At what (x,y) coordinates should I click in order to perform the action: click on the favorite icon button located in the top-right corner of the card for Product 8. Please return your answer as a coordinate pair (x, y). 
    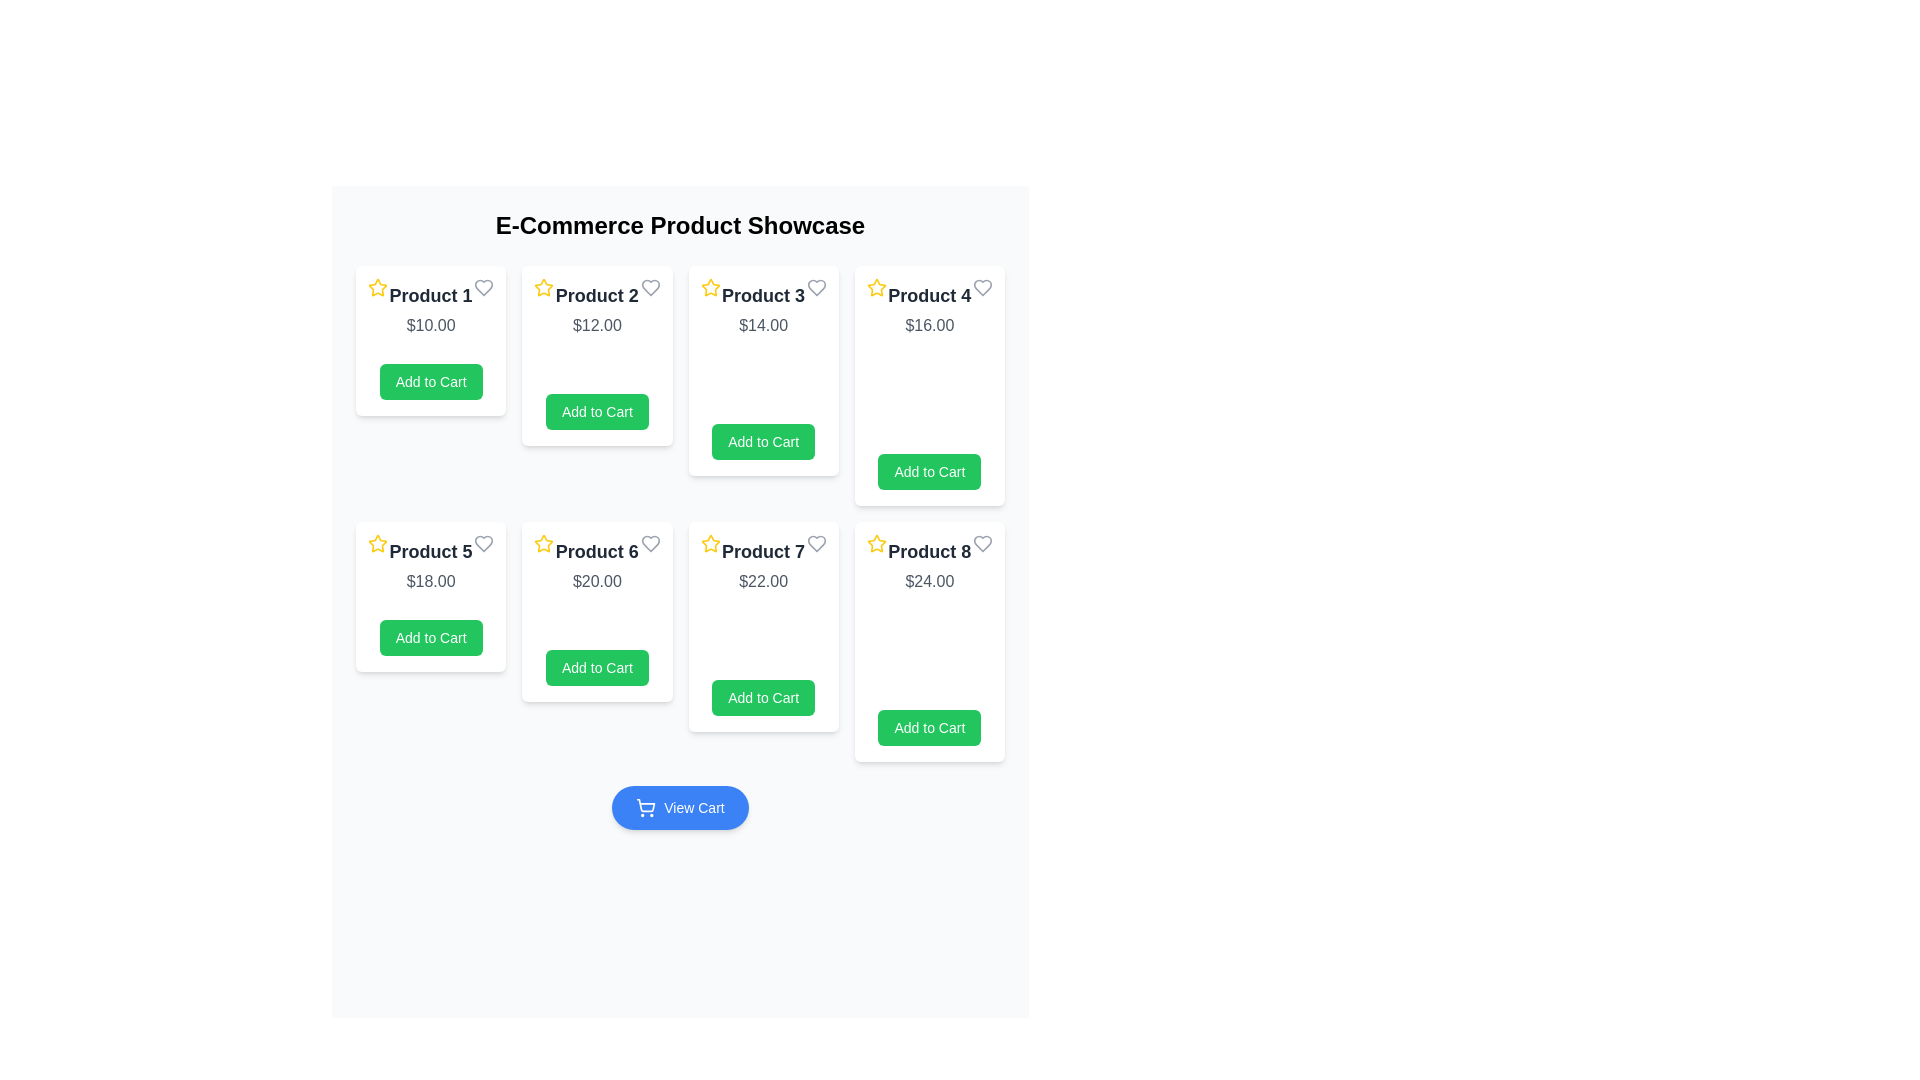
    Looking at the image, I should click on (983, 543).